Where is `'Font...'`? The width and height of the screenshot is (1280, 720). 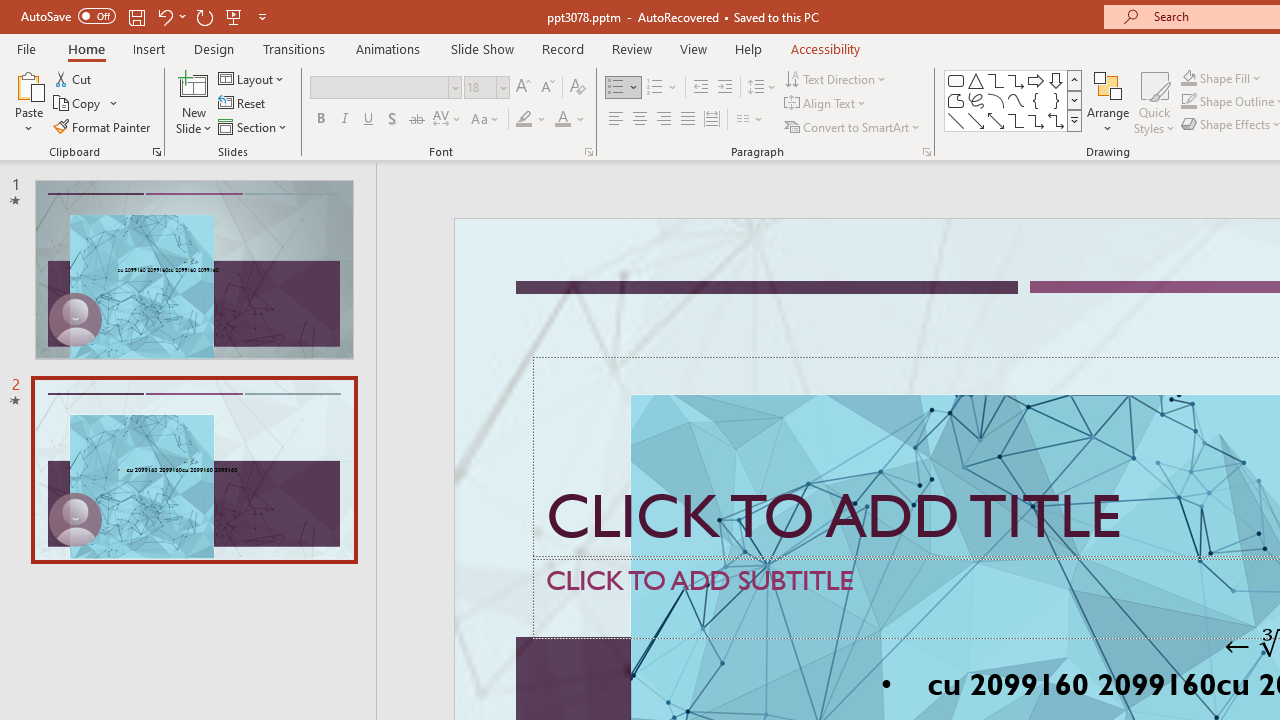 'Font...' is located at coordinates (587, 150).